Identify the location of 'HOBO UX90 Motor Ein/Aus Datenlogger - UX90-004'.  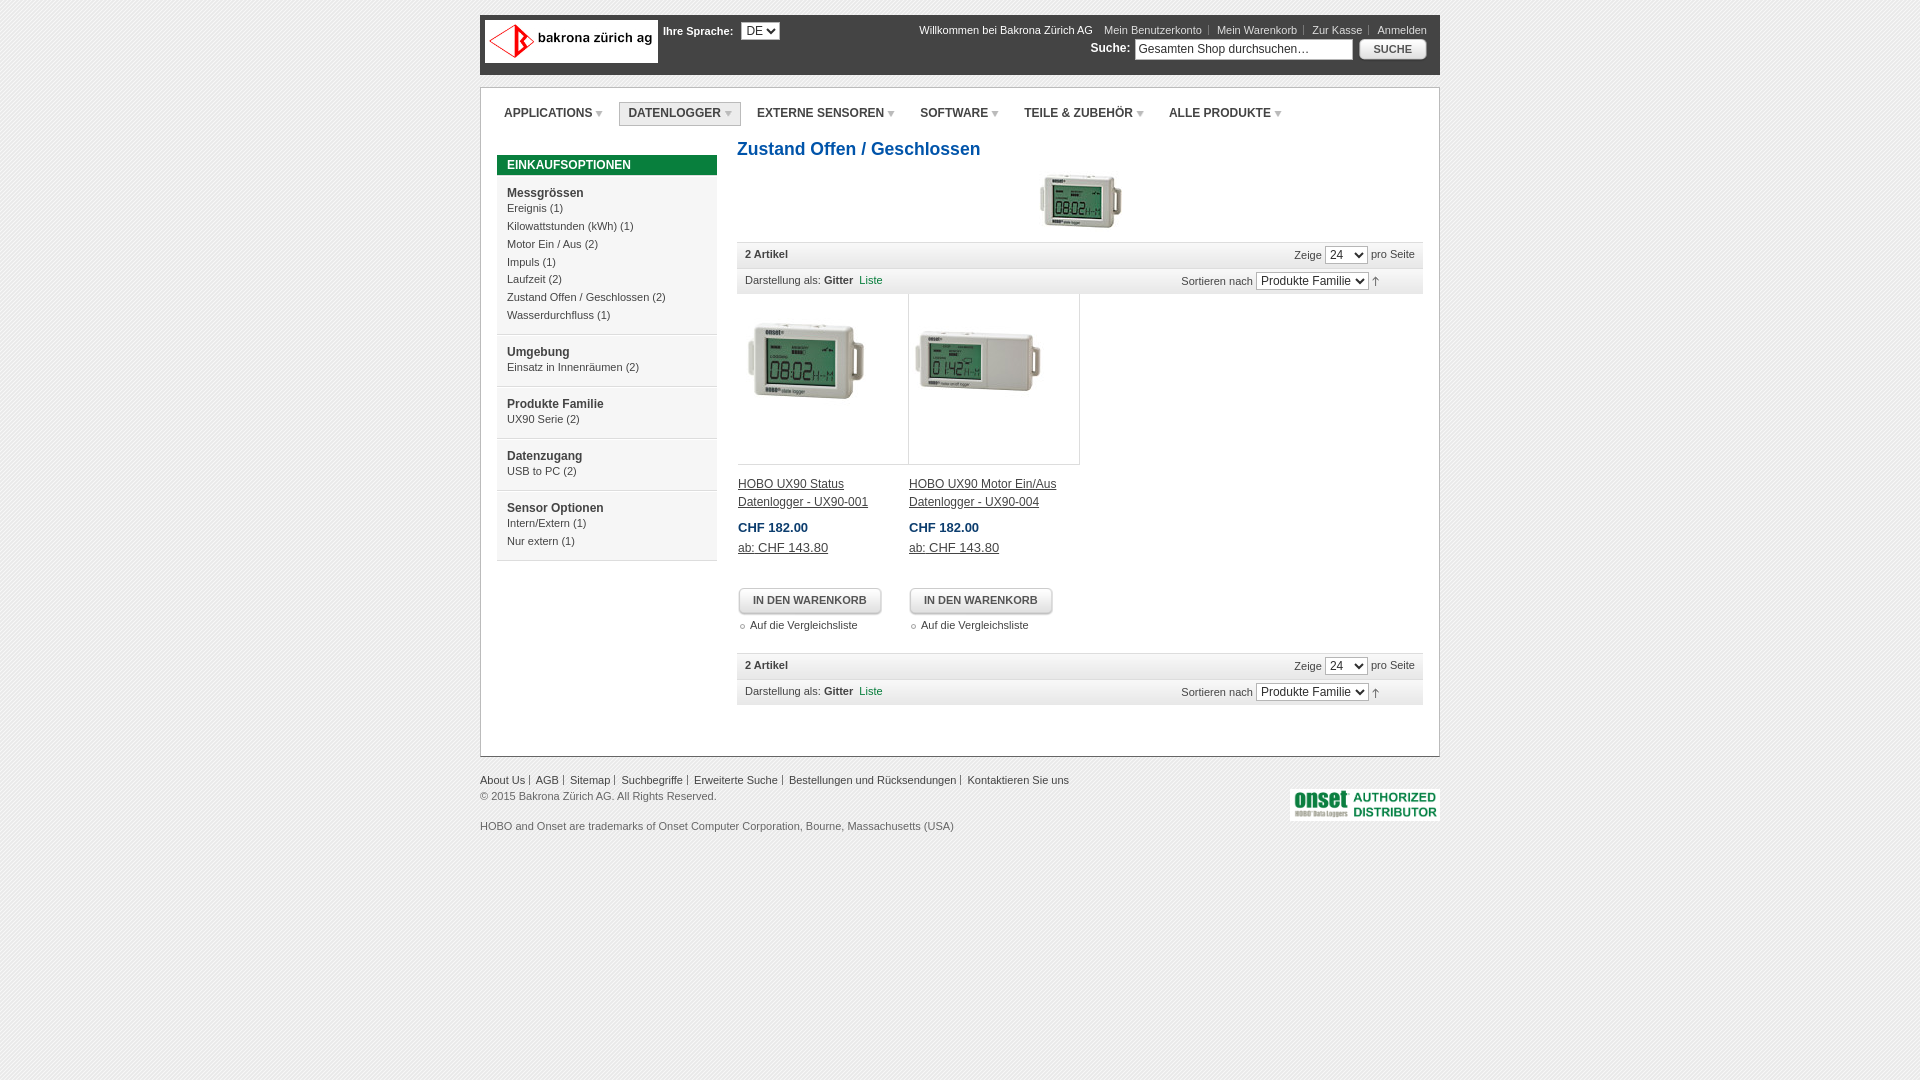
(982, 493).